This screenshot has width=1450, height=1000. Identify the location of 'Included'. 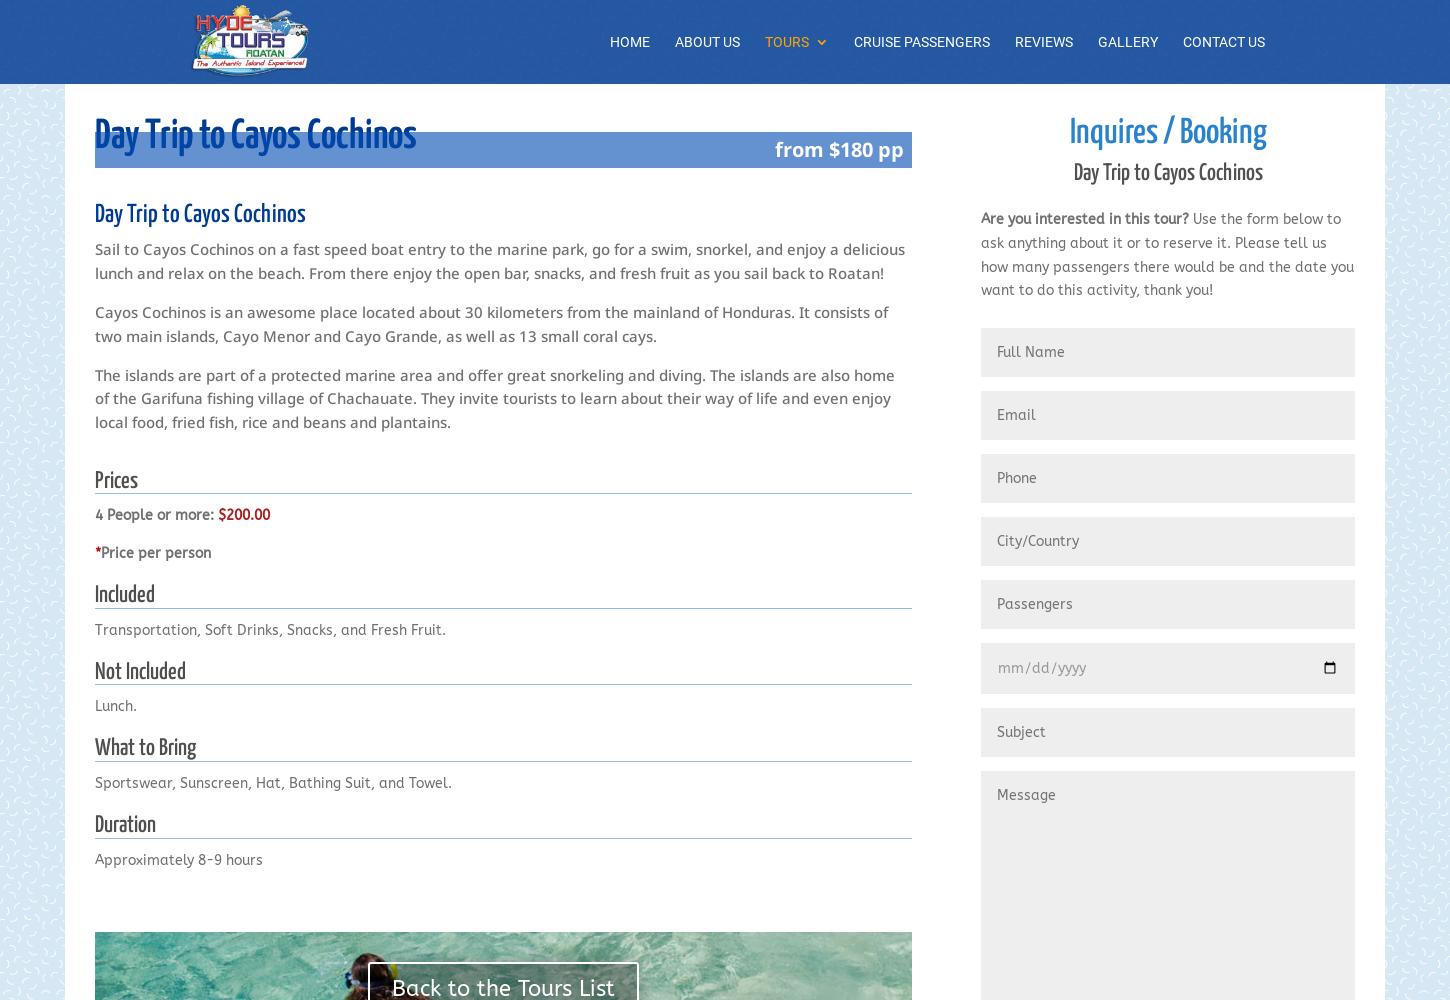
(123, 594).